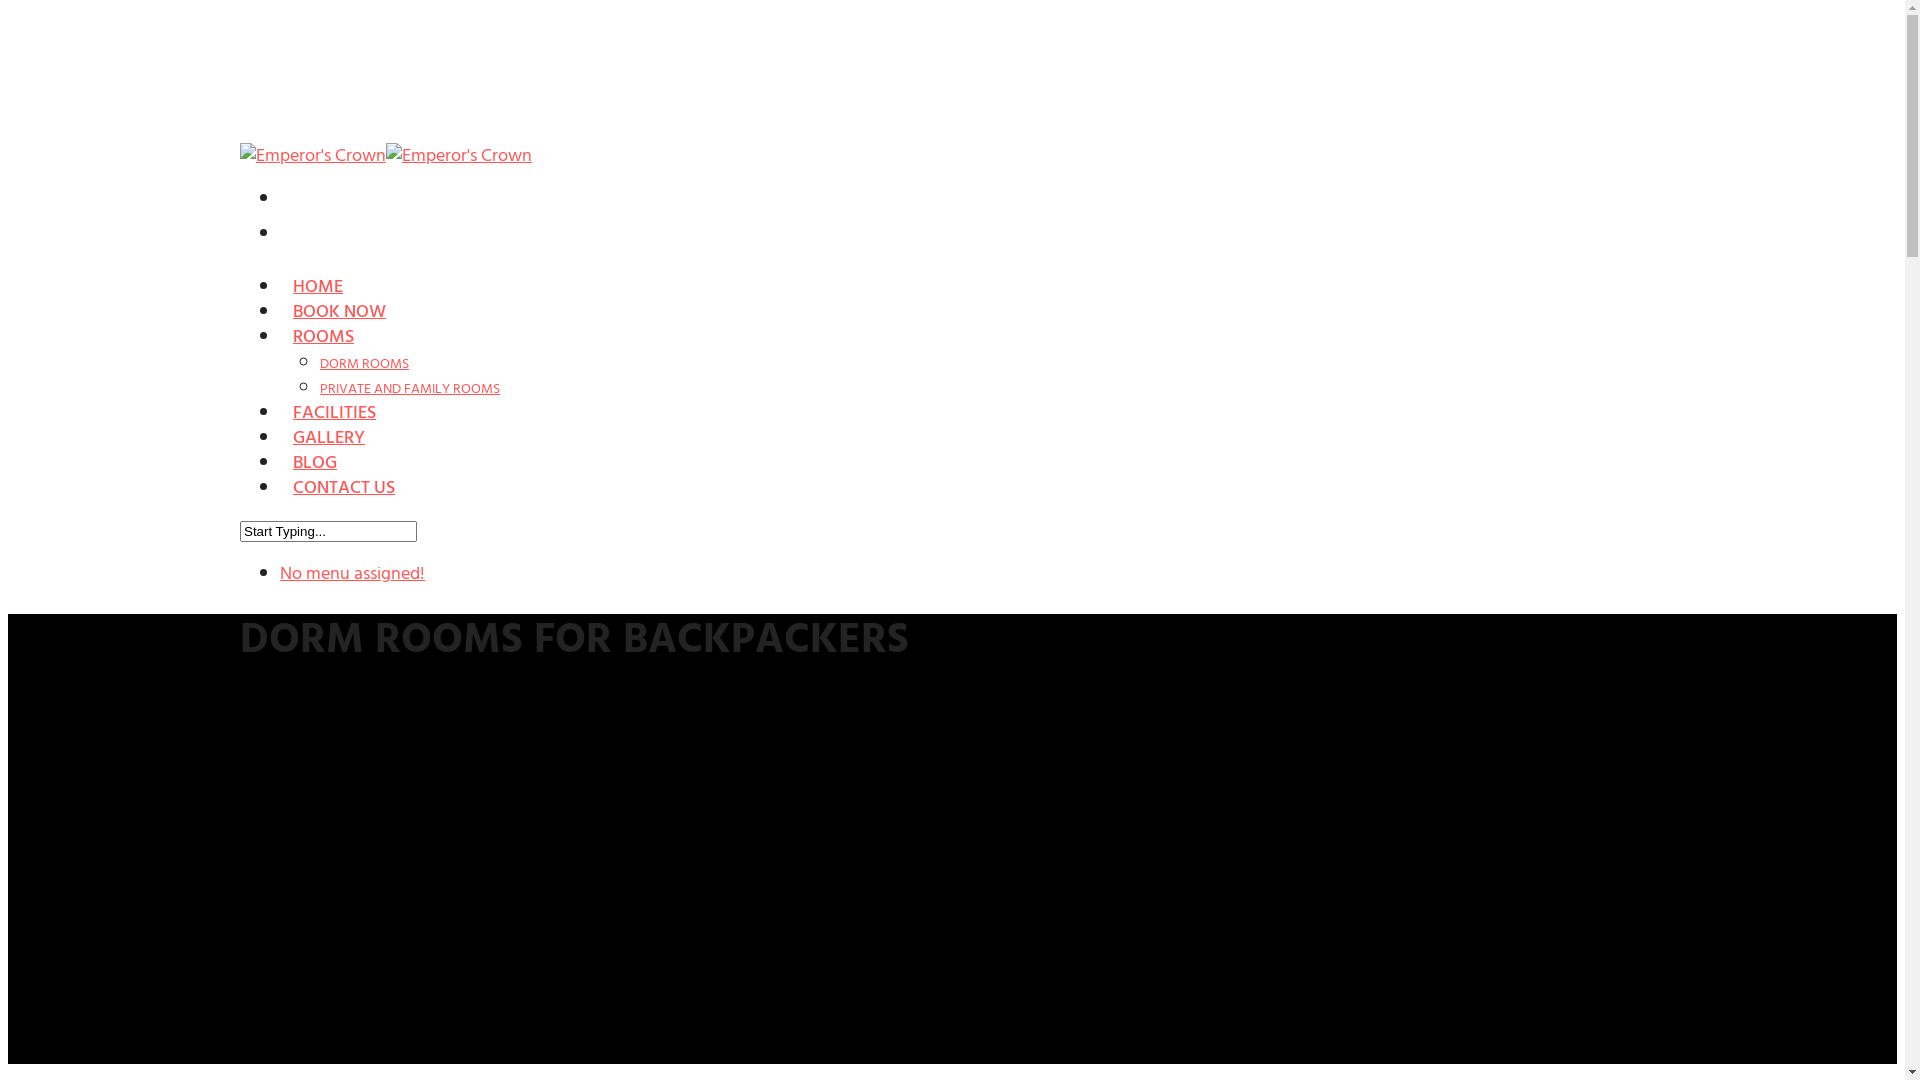 This screenshot has height=1080, width=1920. What do you see at coordinates (316, 299) in the screenshot?
I see `'HOME'` at bounding box center [316, 299].